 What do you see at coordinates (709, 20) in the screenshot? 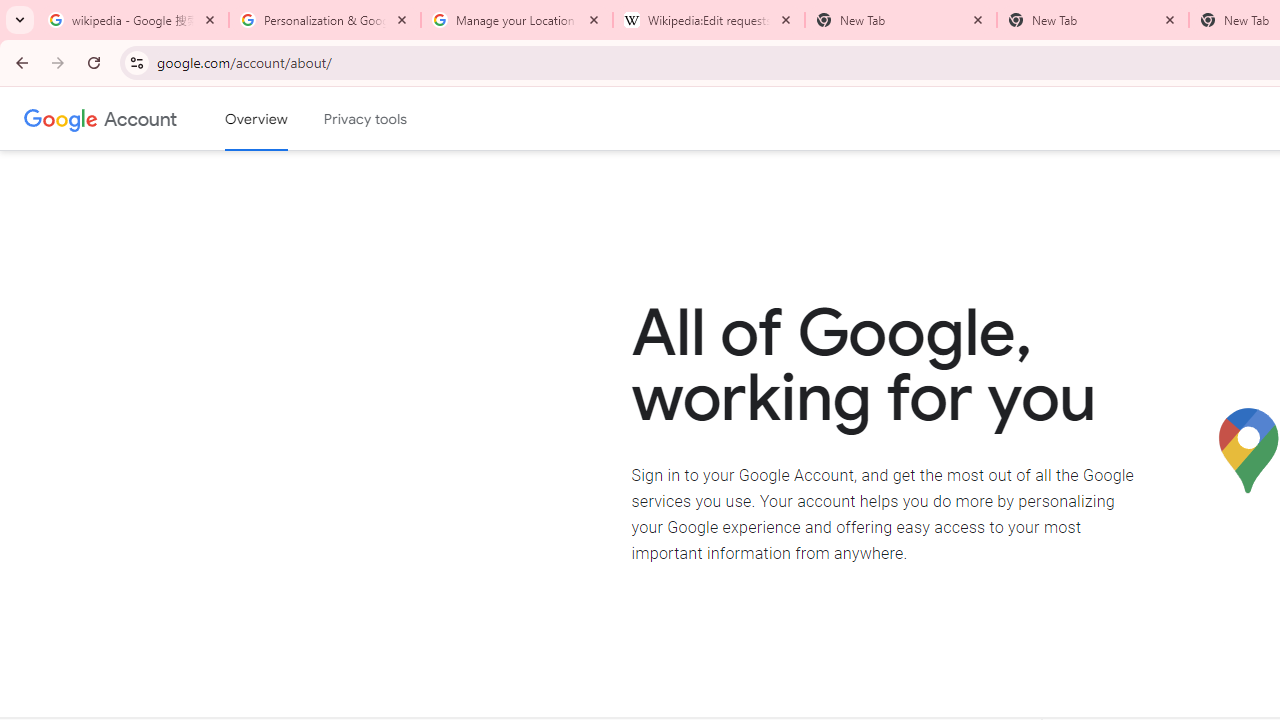
I see `'Wikipedia:Edit requests - Wikipedia'` at bounding box center [709, 20].